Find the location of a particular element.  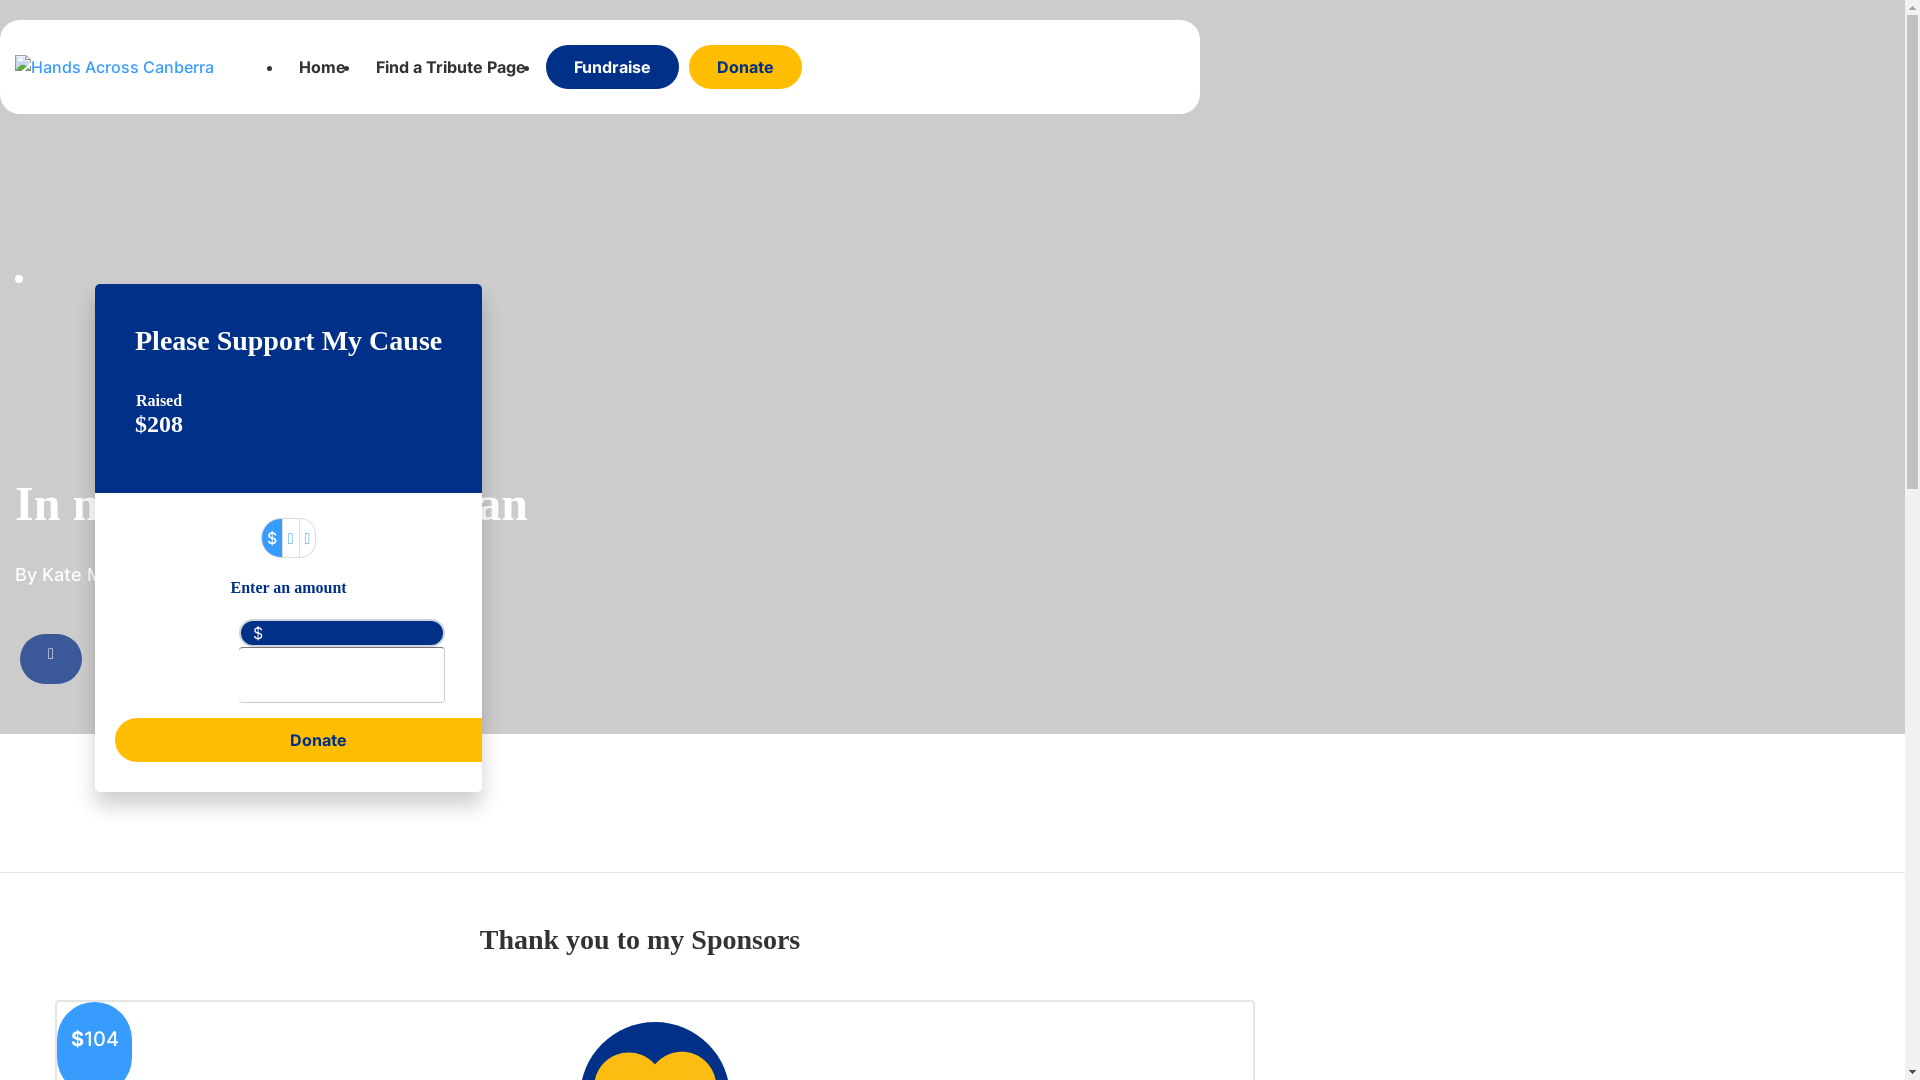

'Find a Tribute Page' is located at coordinates (450, 65).